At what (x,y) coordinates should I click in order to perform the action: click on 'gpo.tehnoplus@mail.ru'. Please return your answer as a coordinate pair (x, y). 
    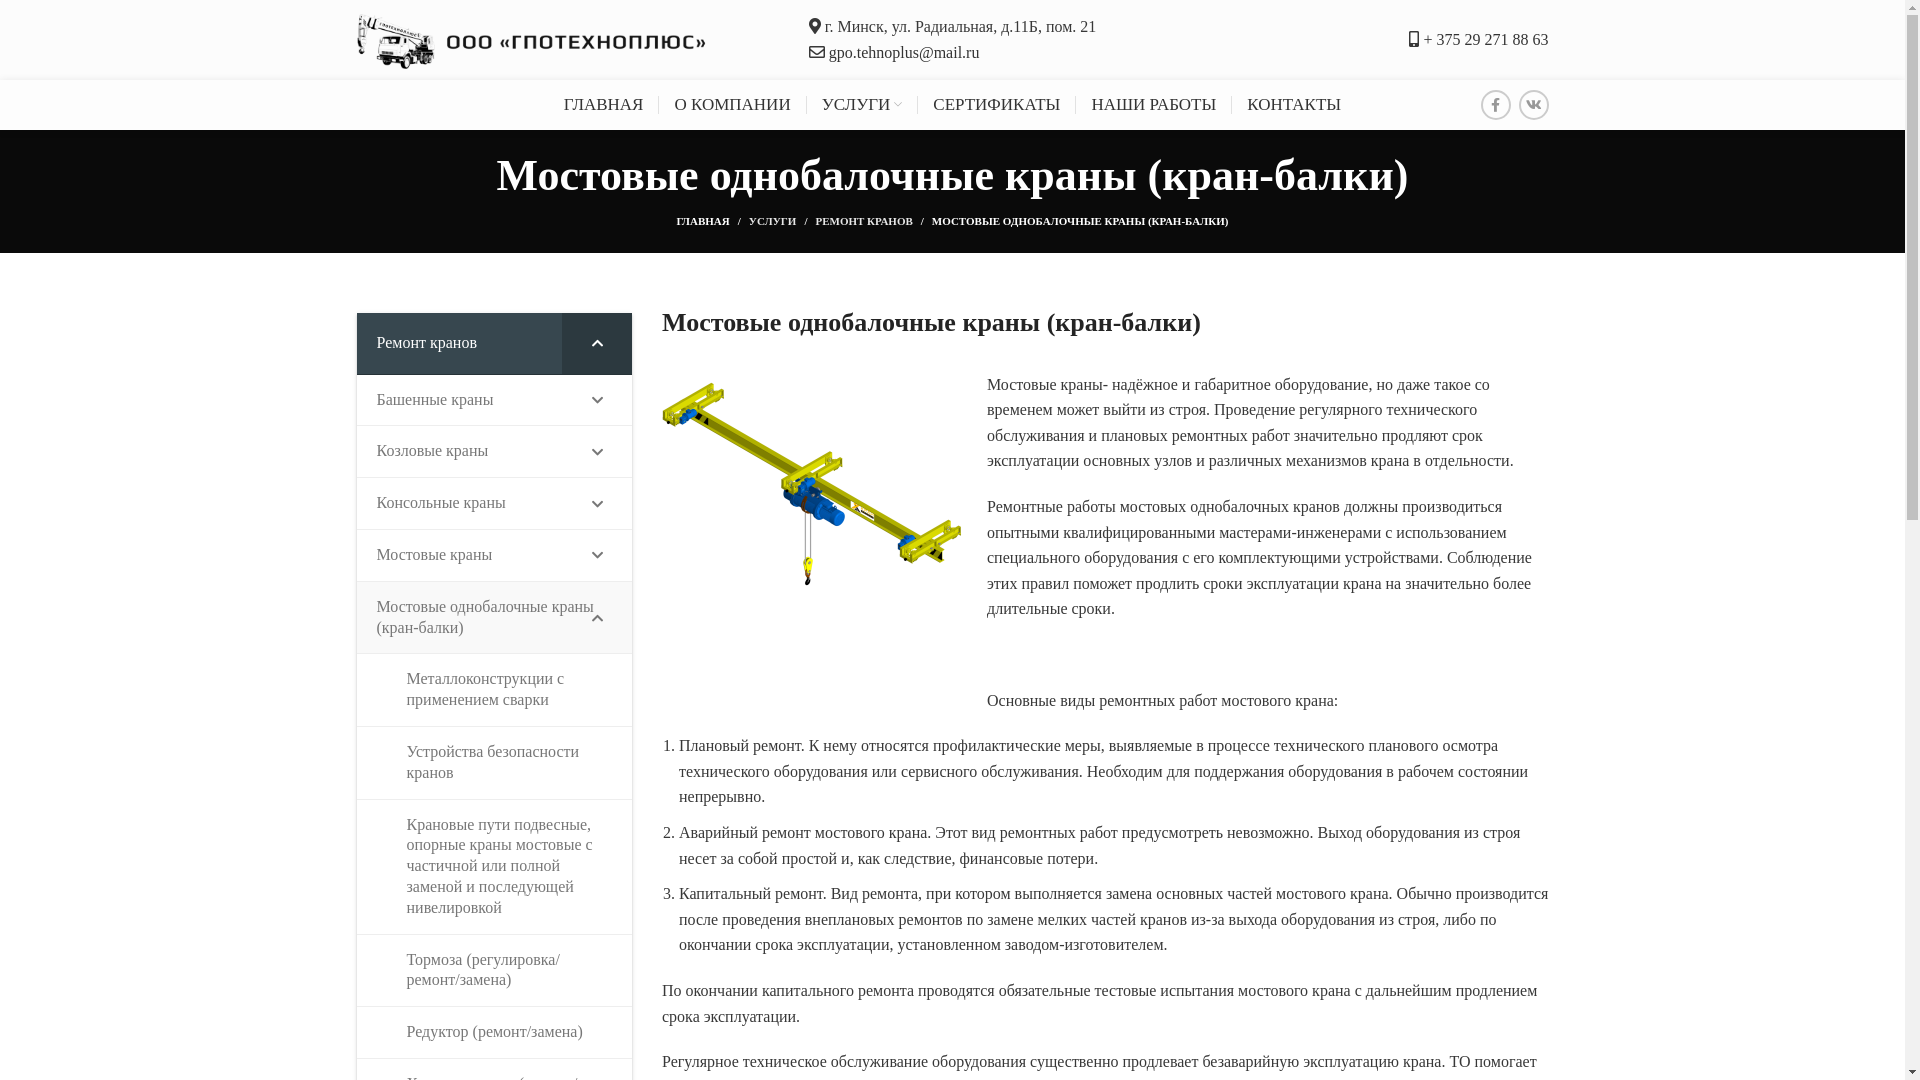
    Looking at the image, I should click on (903, 51).